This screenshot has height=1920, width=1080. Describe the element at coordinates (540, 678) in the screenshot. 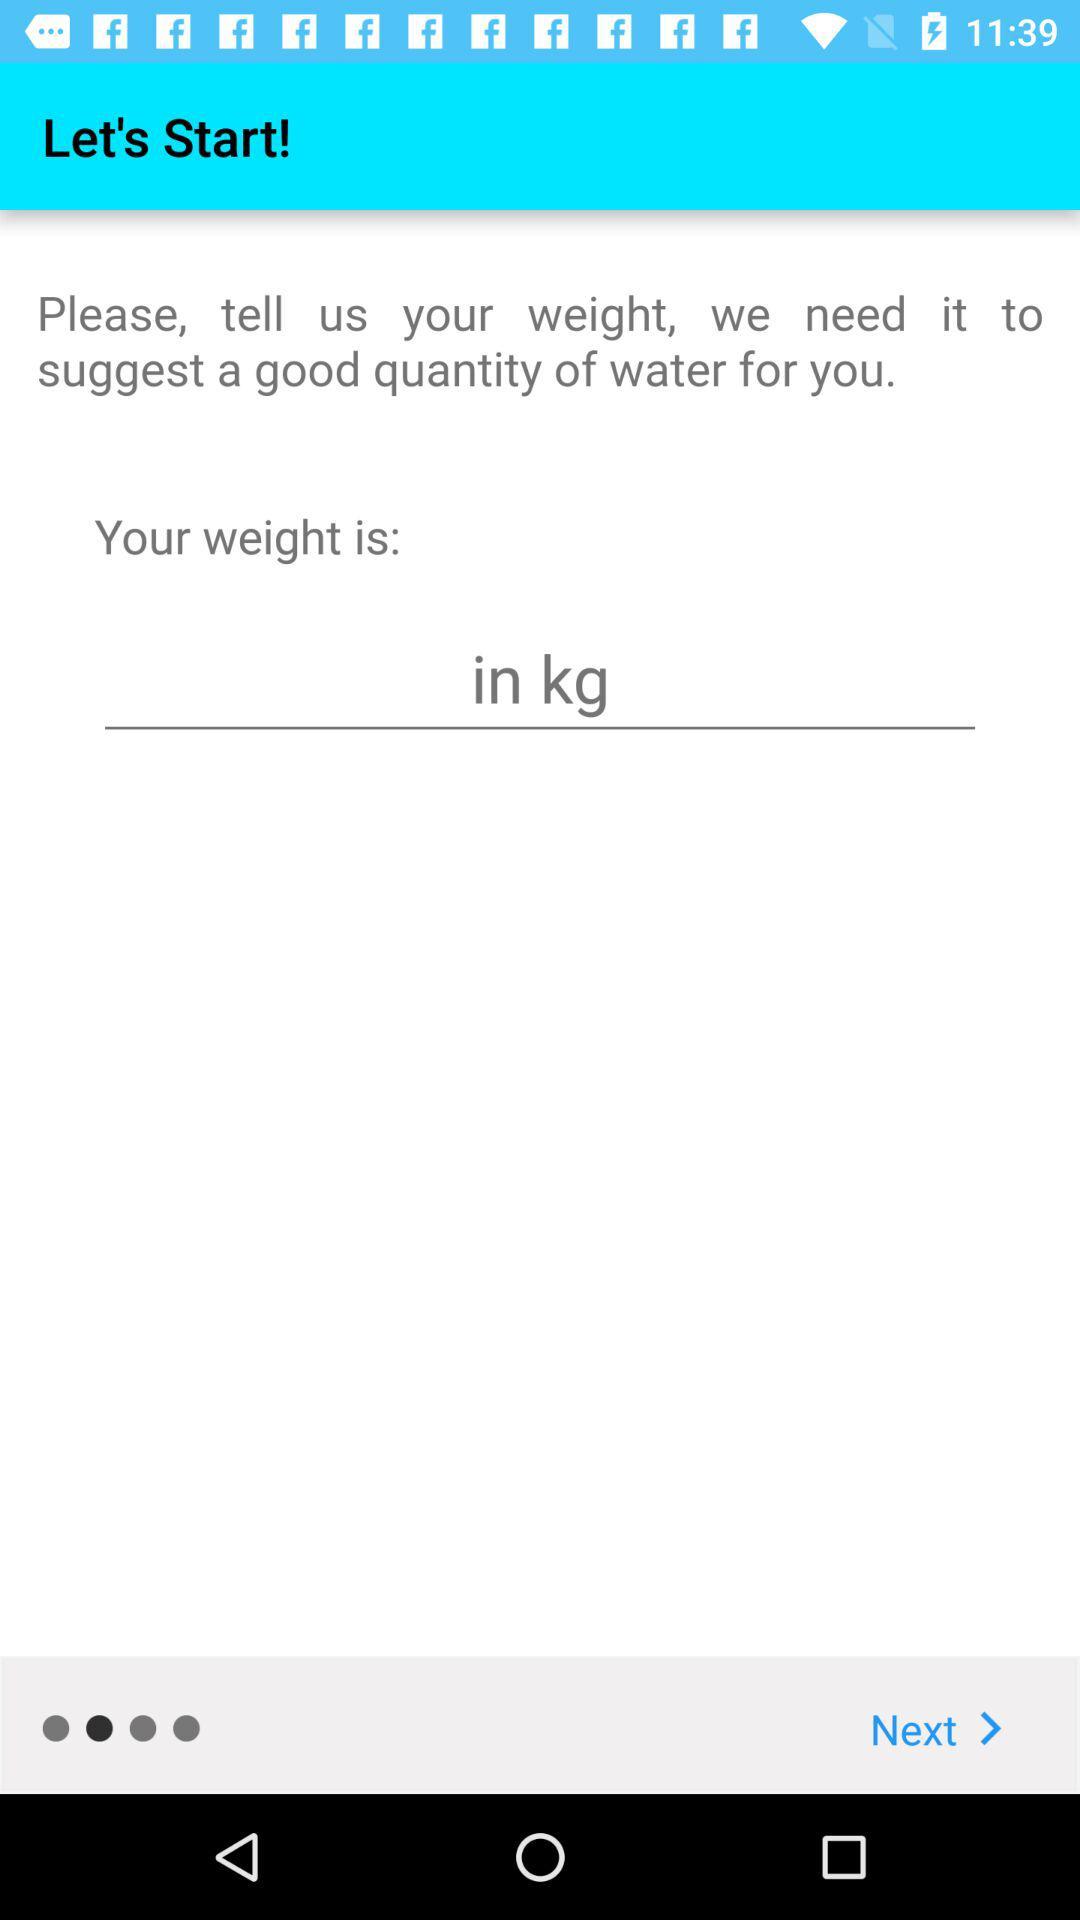

I see `weight` at that location.